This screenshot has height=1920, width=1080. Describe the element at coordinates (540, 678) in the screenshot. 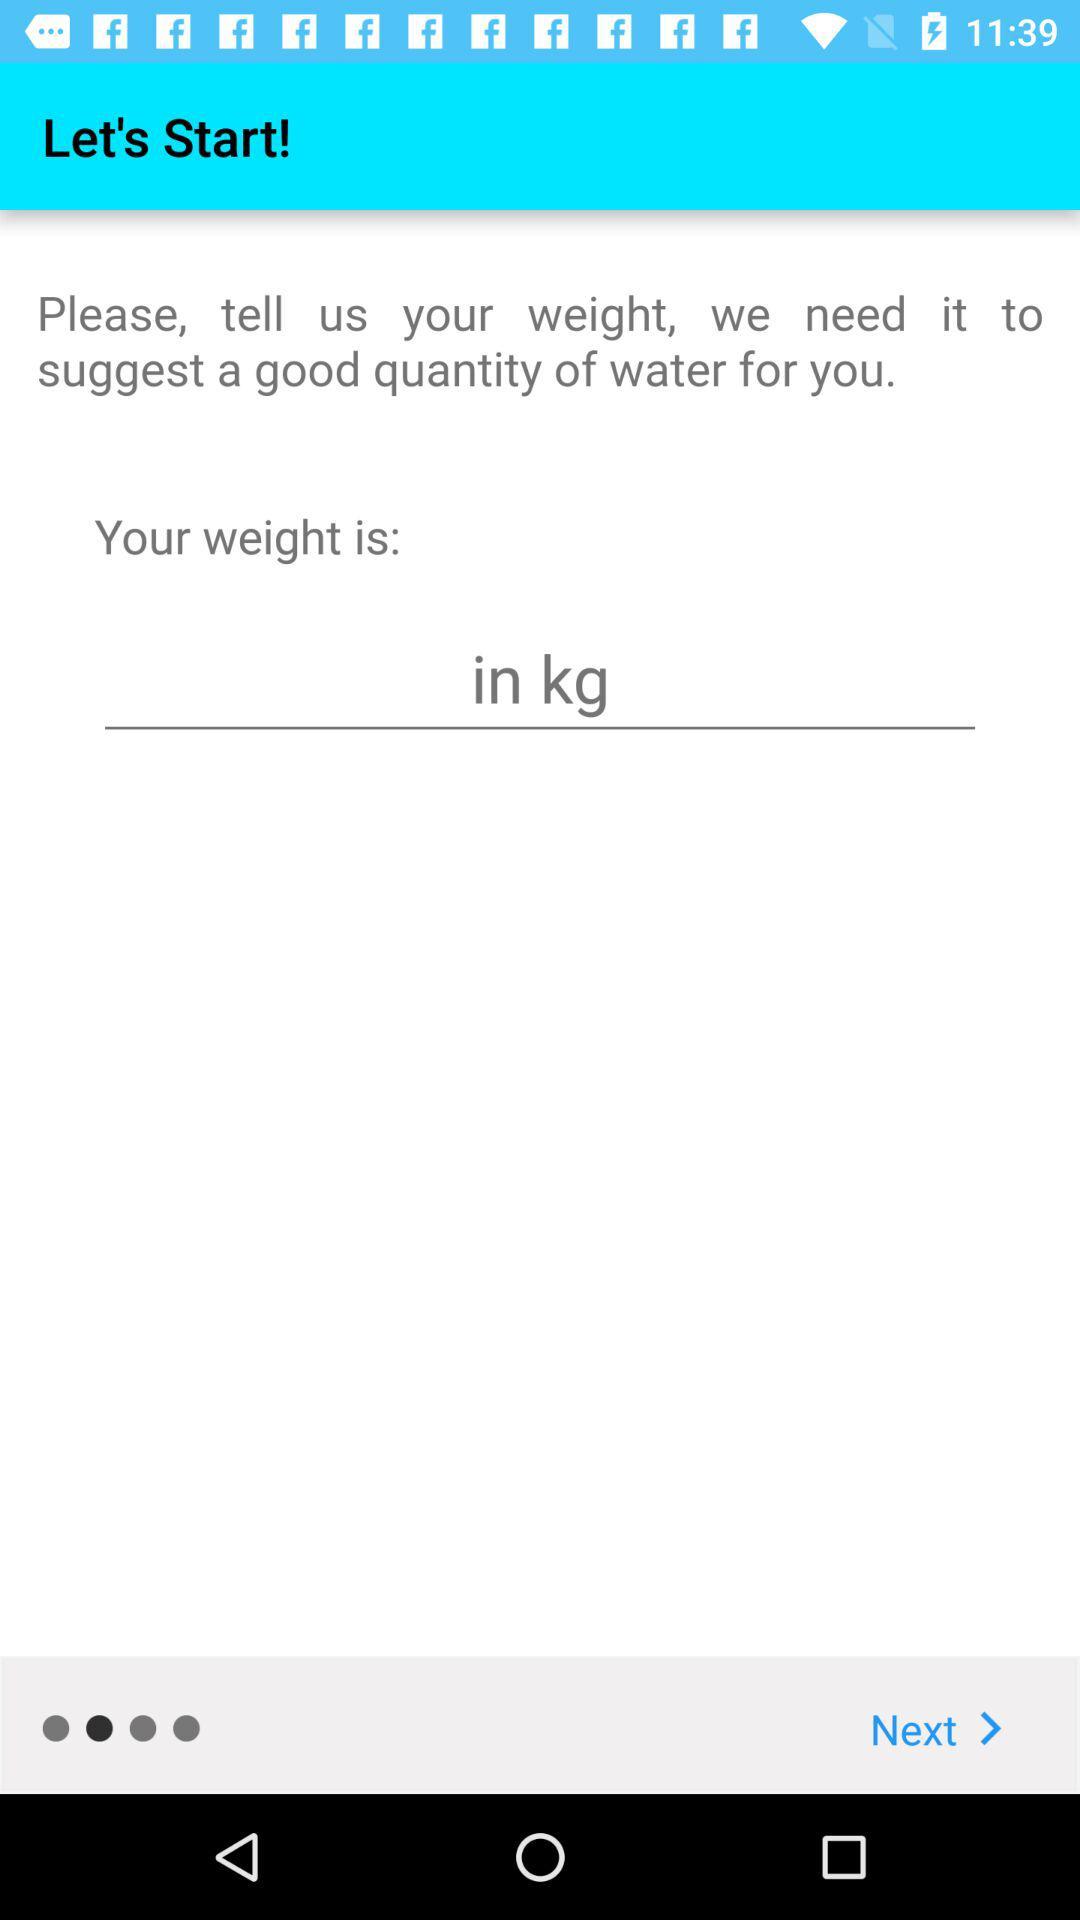

I see `weight` at that location.